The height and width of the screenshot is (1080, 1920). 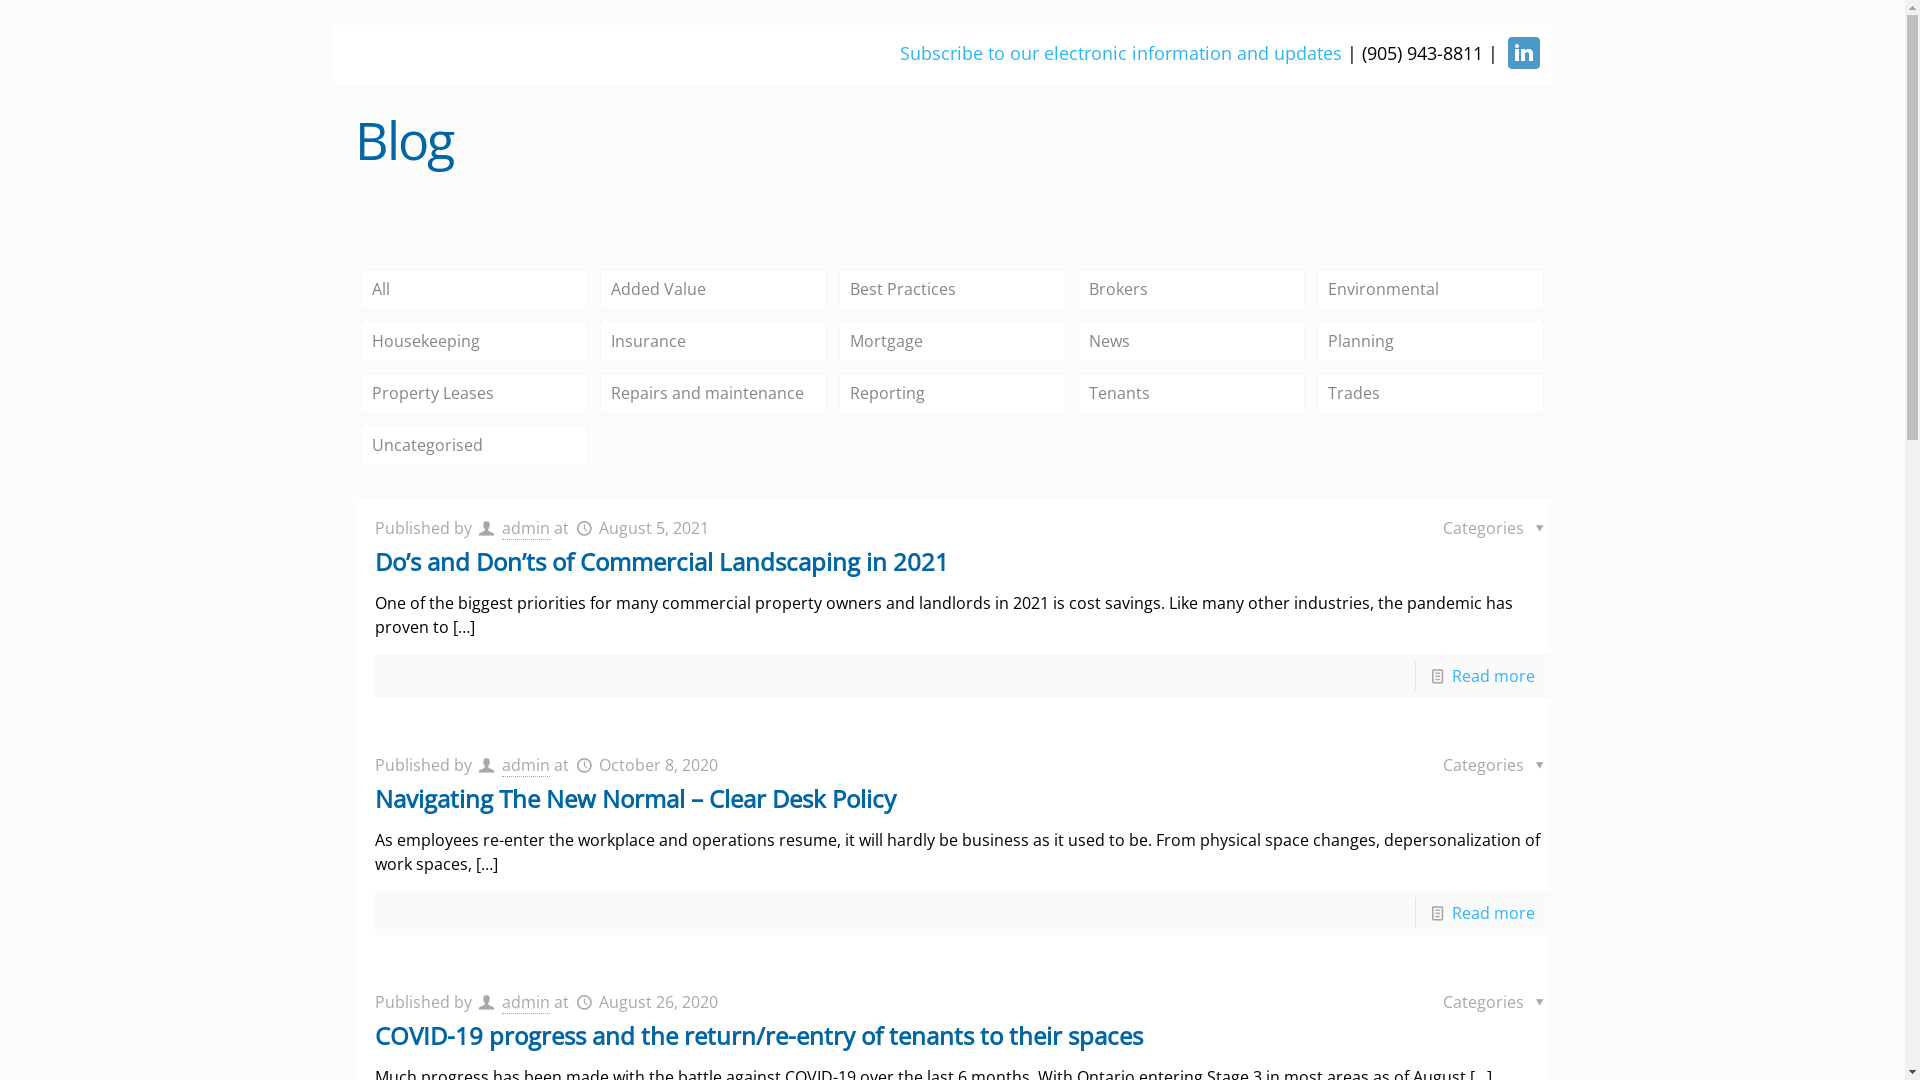 I want to click on 'Uncategorised', so click(x=360, y=443).